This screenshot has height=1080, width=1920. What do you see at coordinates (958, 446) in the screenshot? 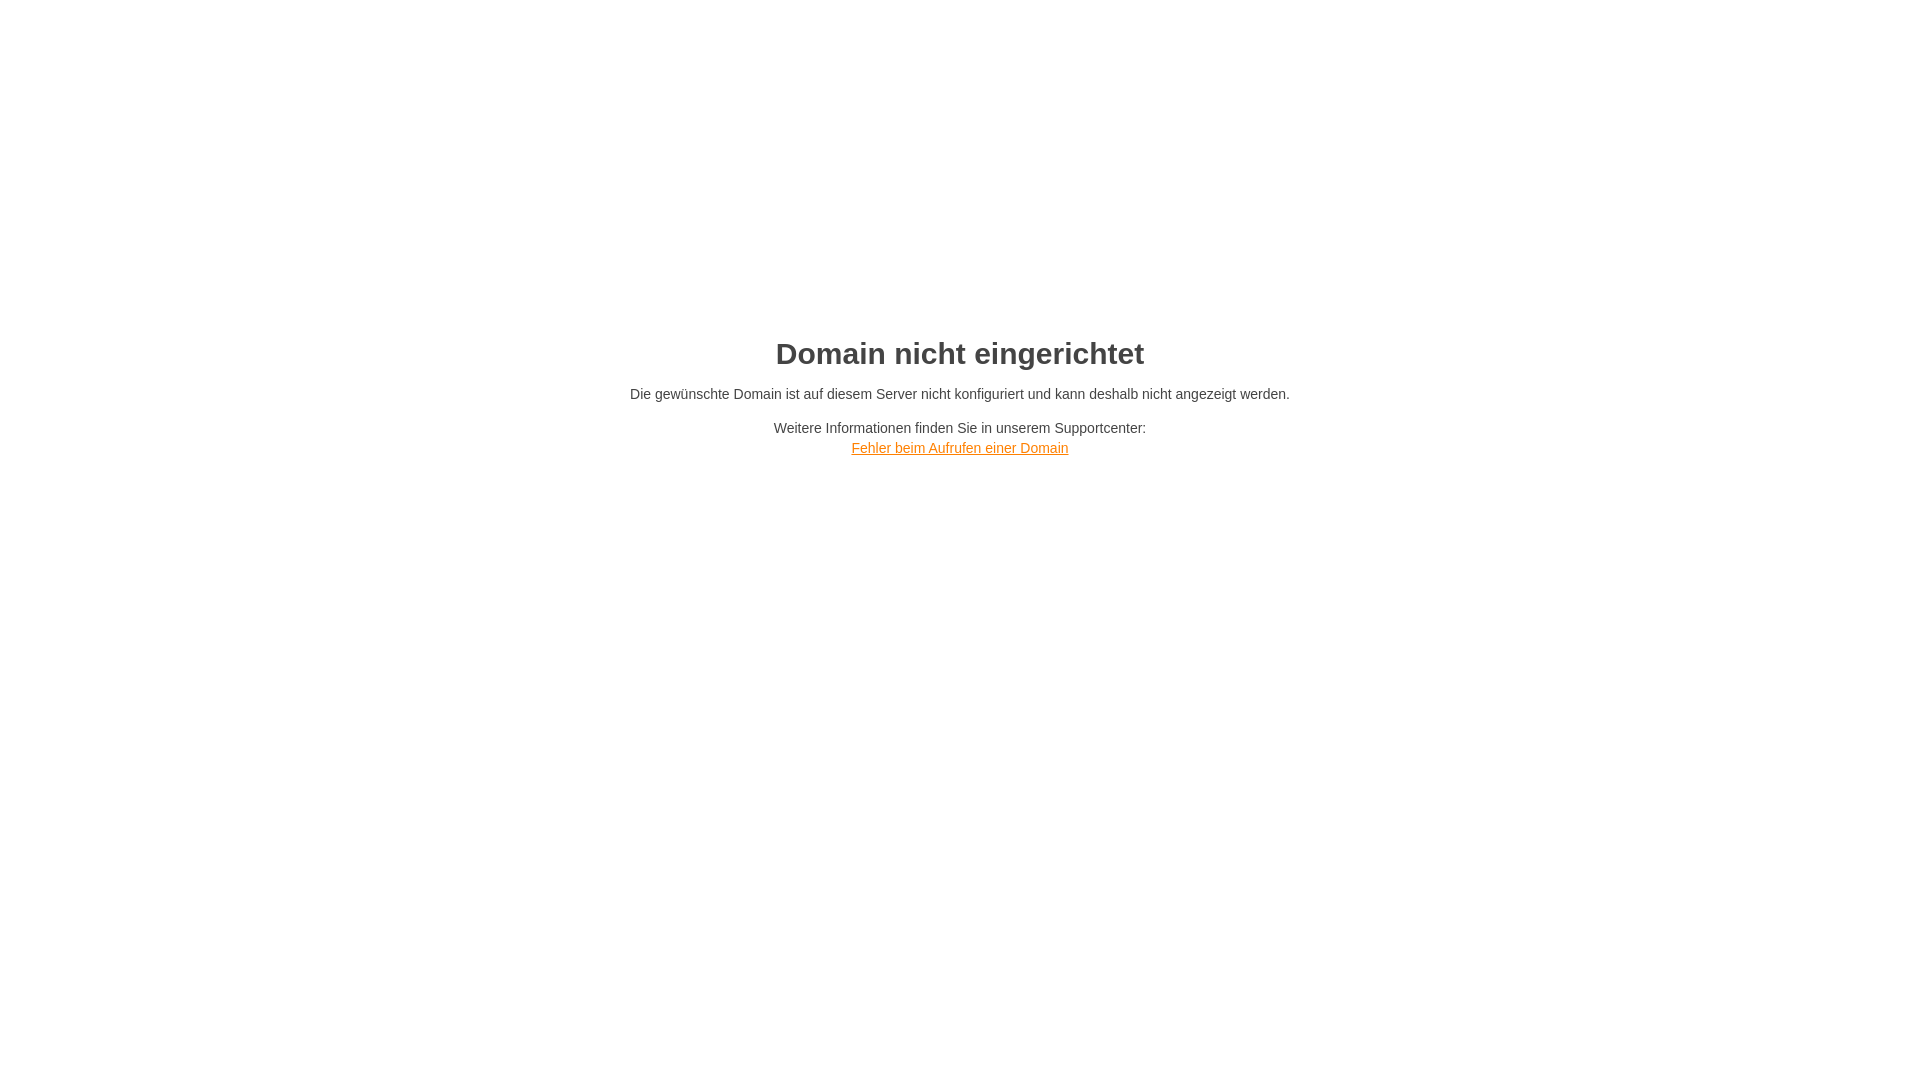
I see `'Fehler beim Aufrufen einer Domain'` at bounding box center [958, 446].